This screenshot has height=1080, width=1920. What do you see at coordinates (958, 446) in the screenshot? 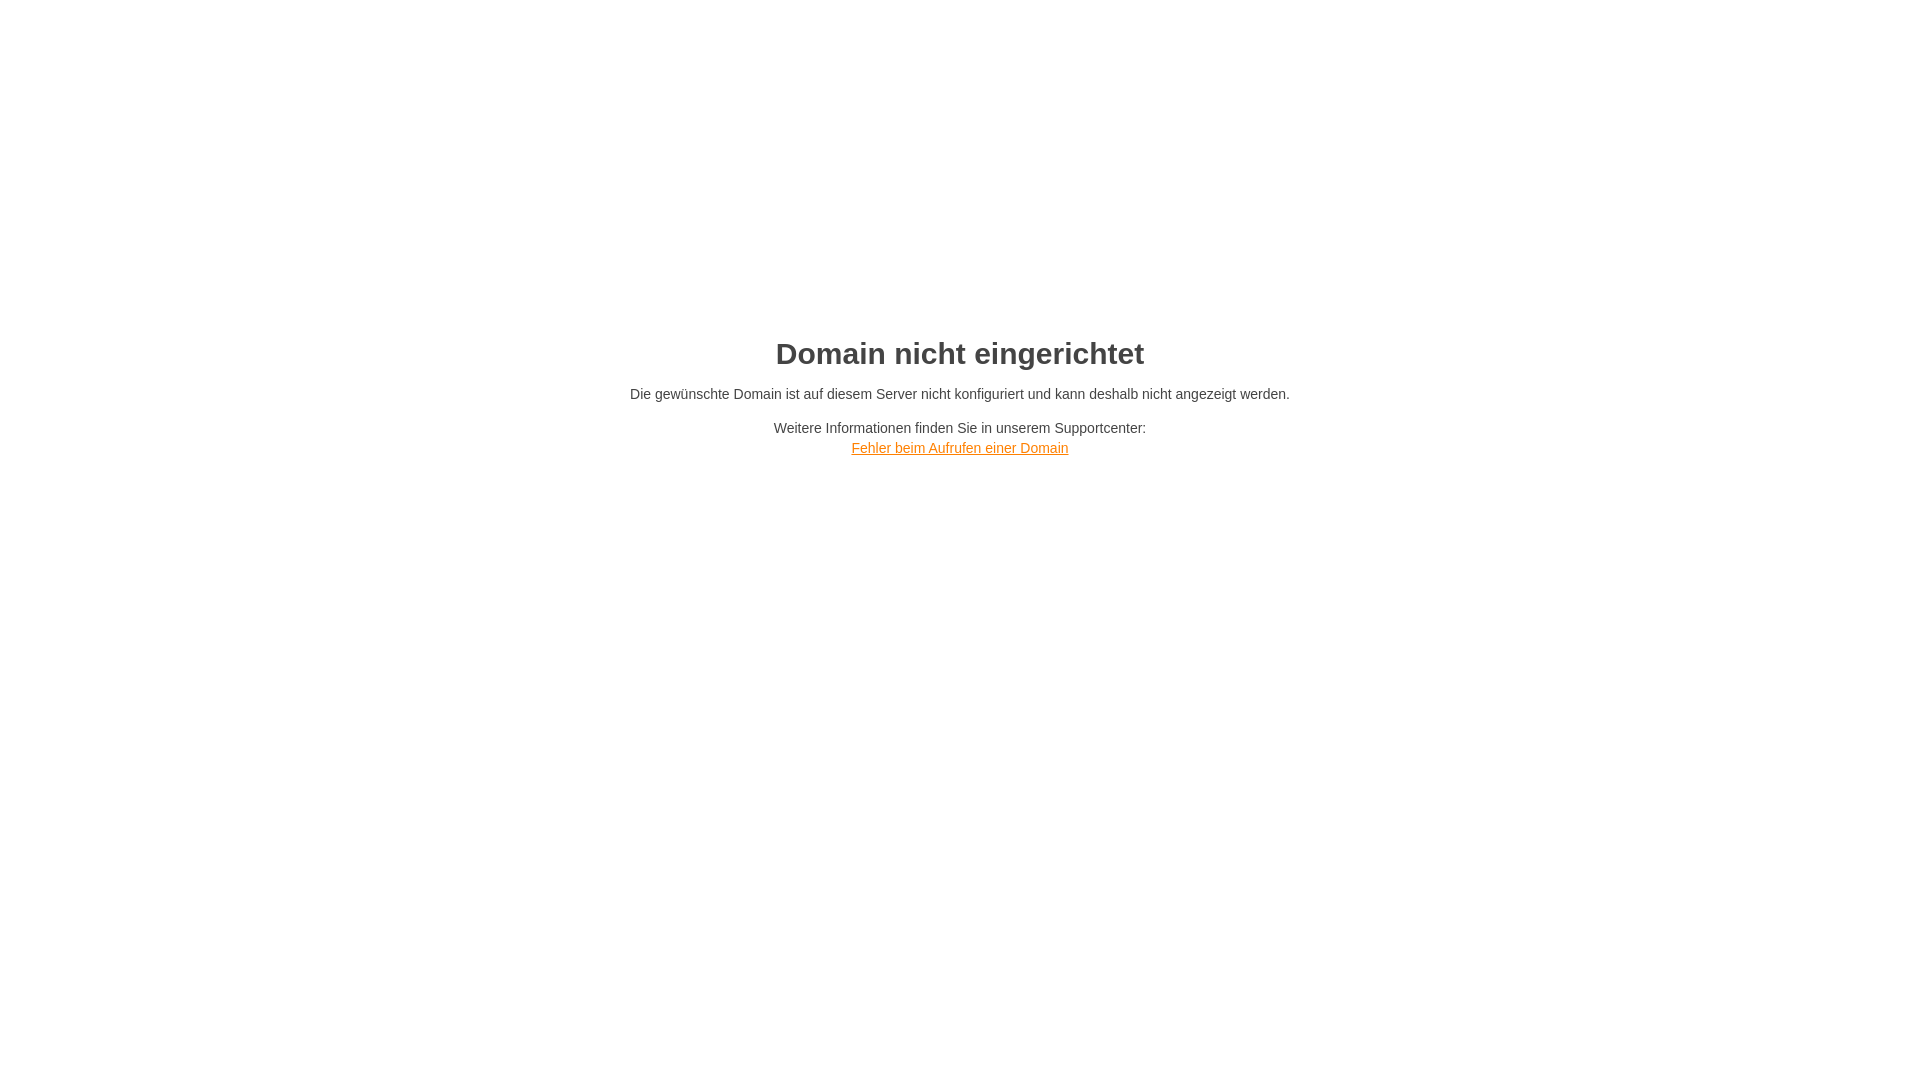
I see `'Fehler beim Aufrufen einer Domain'` at bounding box center [958, 446].